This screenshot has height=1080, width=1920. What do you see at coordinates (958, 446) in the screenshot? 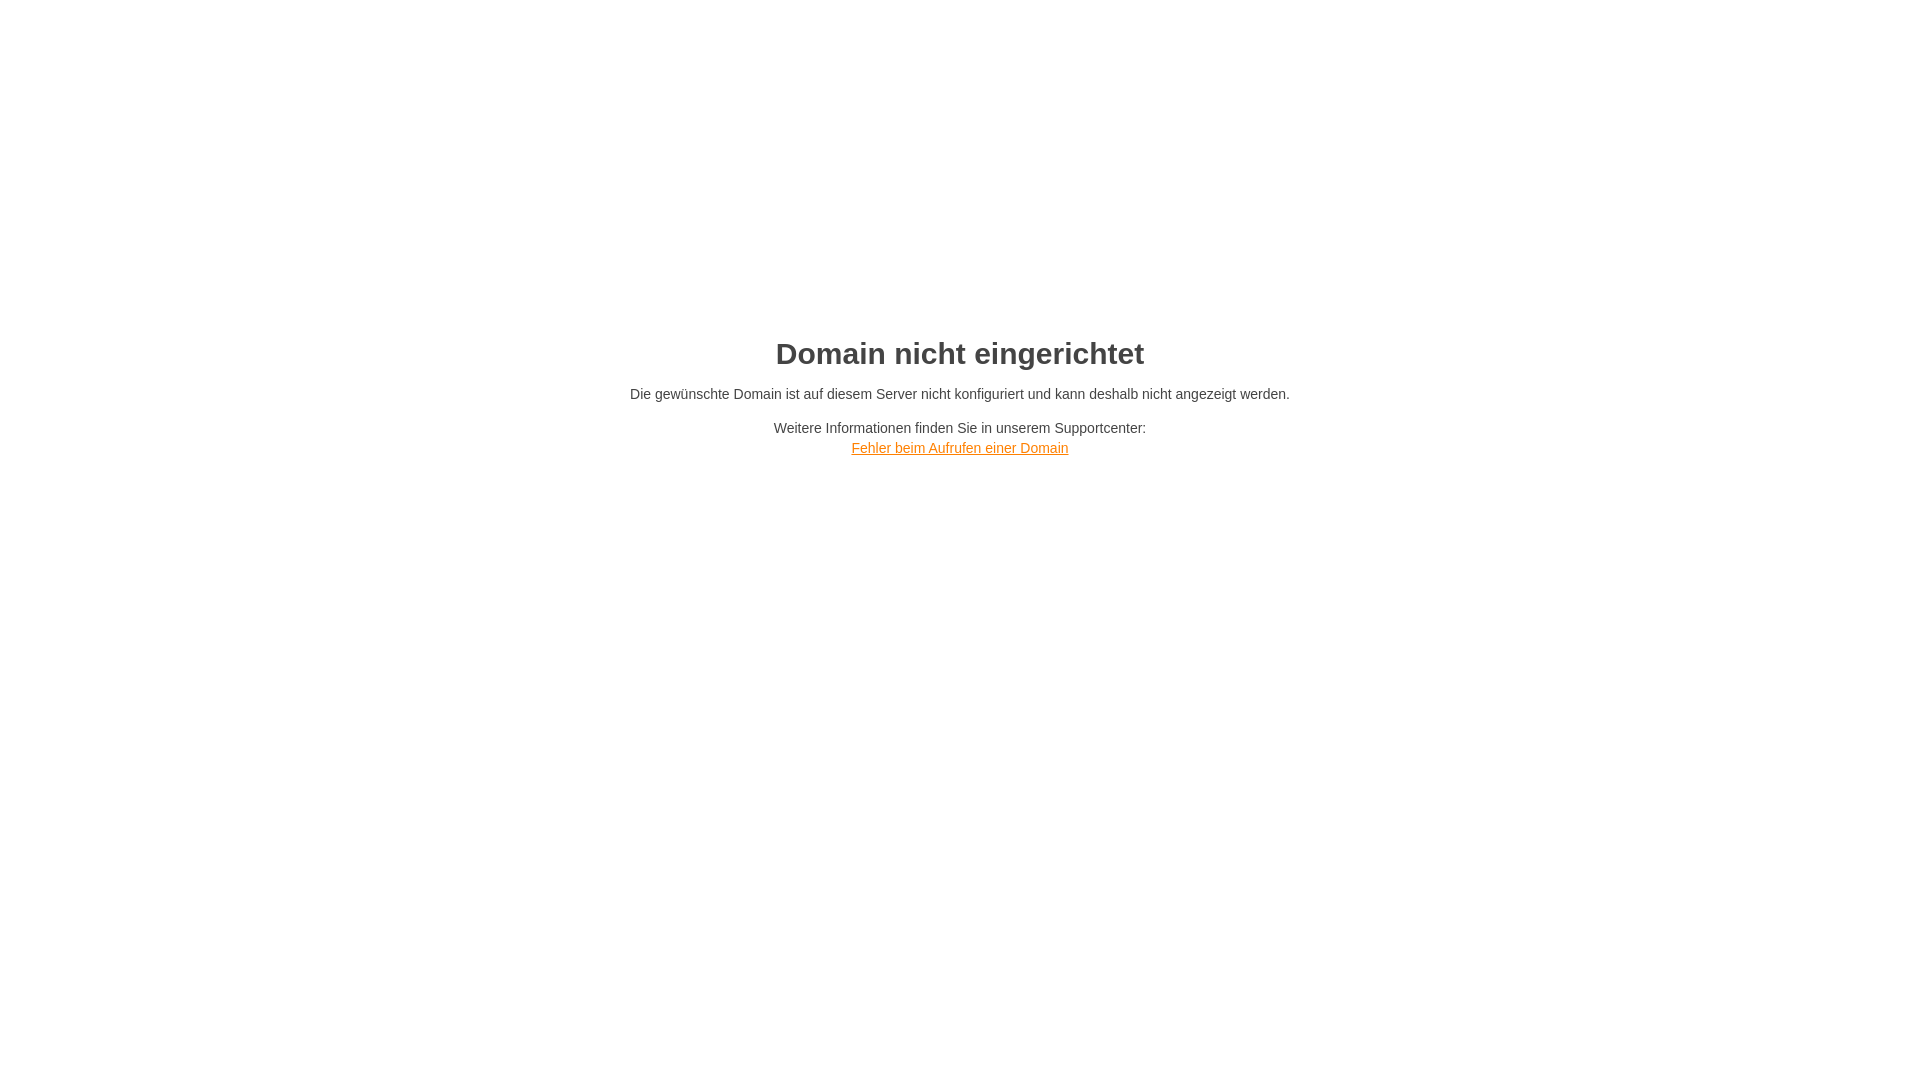
I see `'Fehler beim Aufrufen einer Domain'` at bounding box center [958, 446].